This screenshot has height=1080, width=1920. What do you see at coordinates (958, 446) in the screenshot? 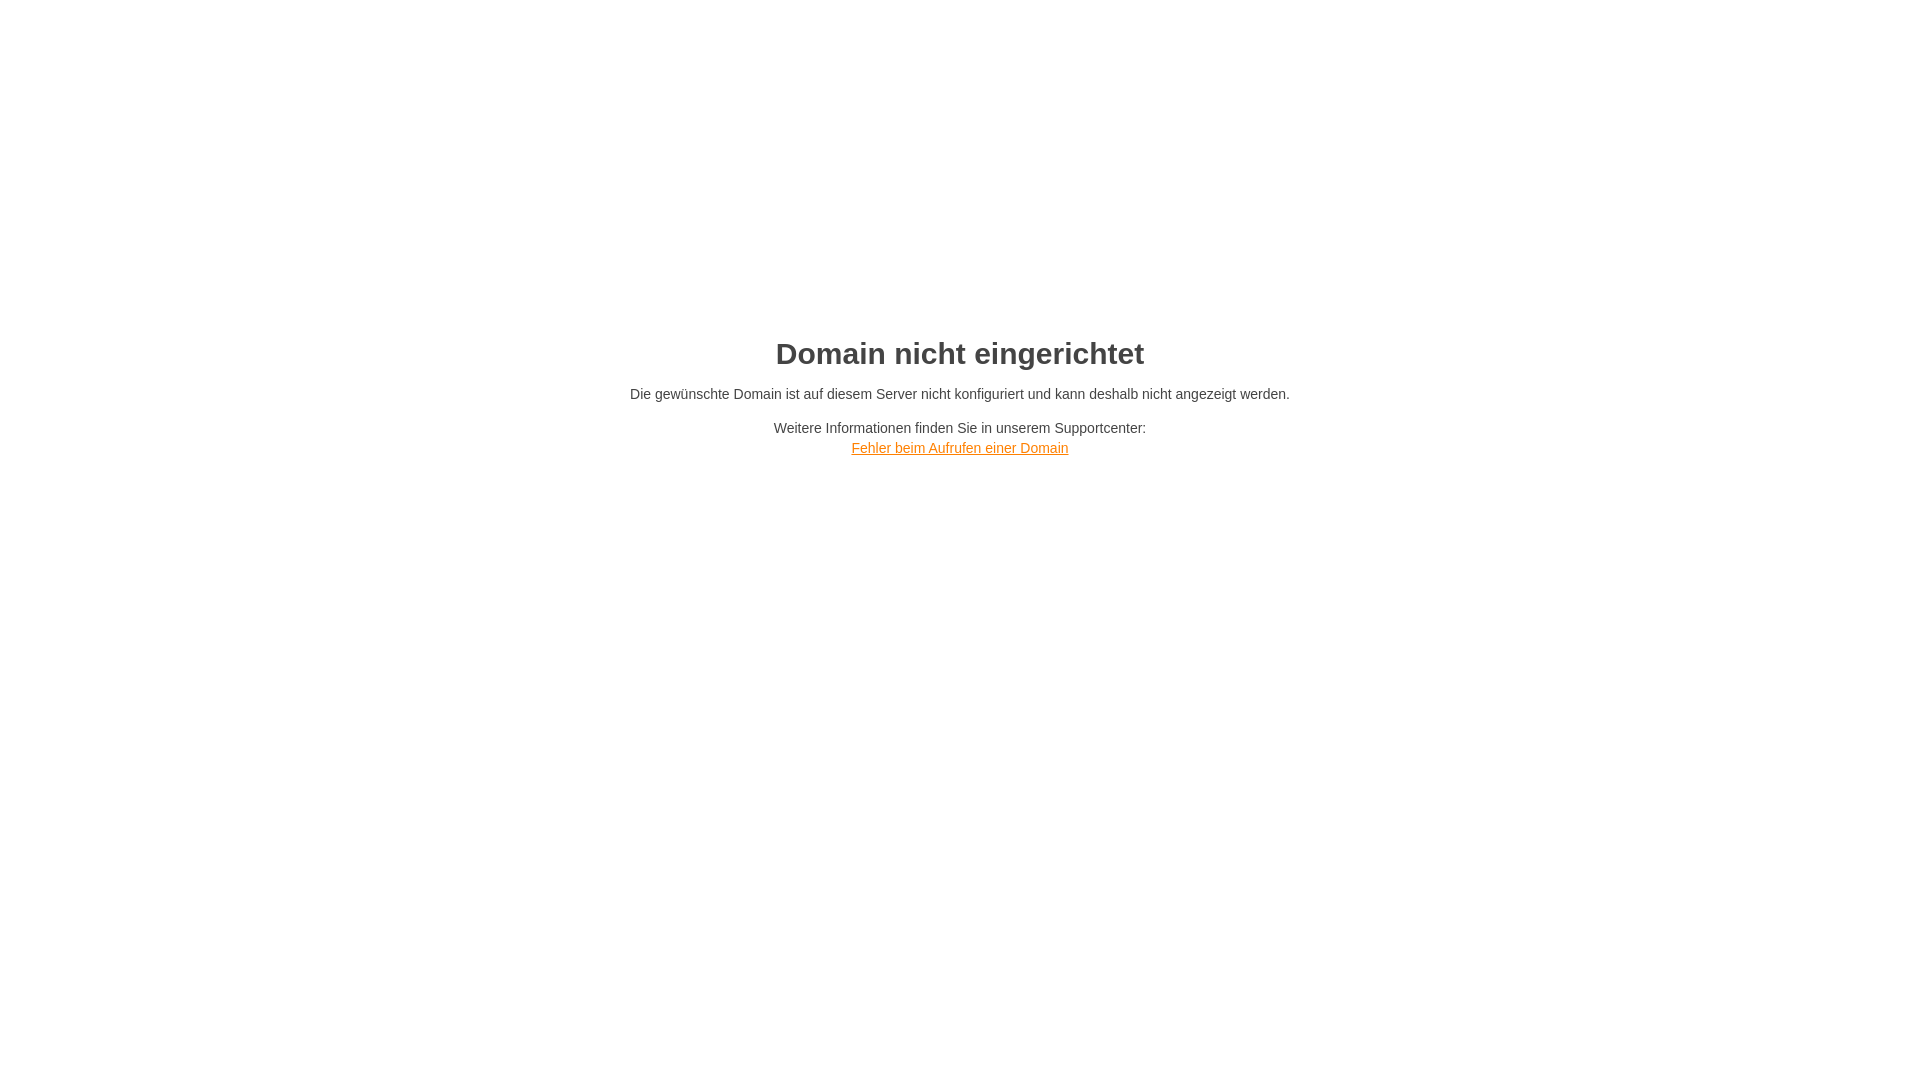
I see `'Fehler beim Aufrufen einer Domain'` at bounding box center [958, 446].